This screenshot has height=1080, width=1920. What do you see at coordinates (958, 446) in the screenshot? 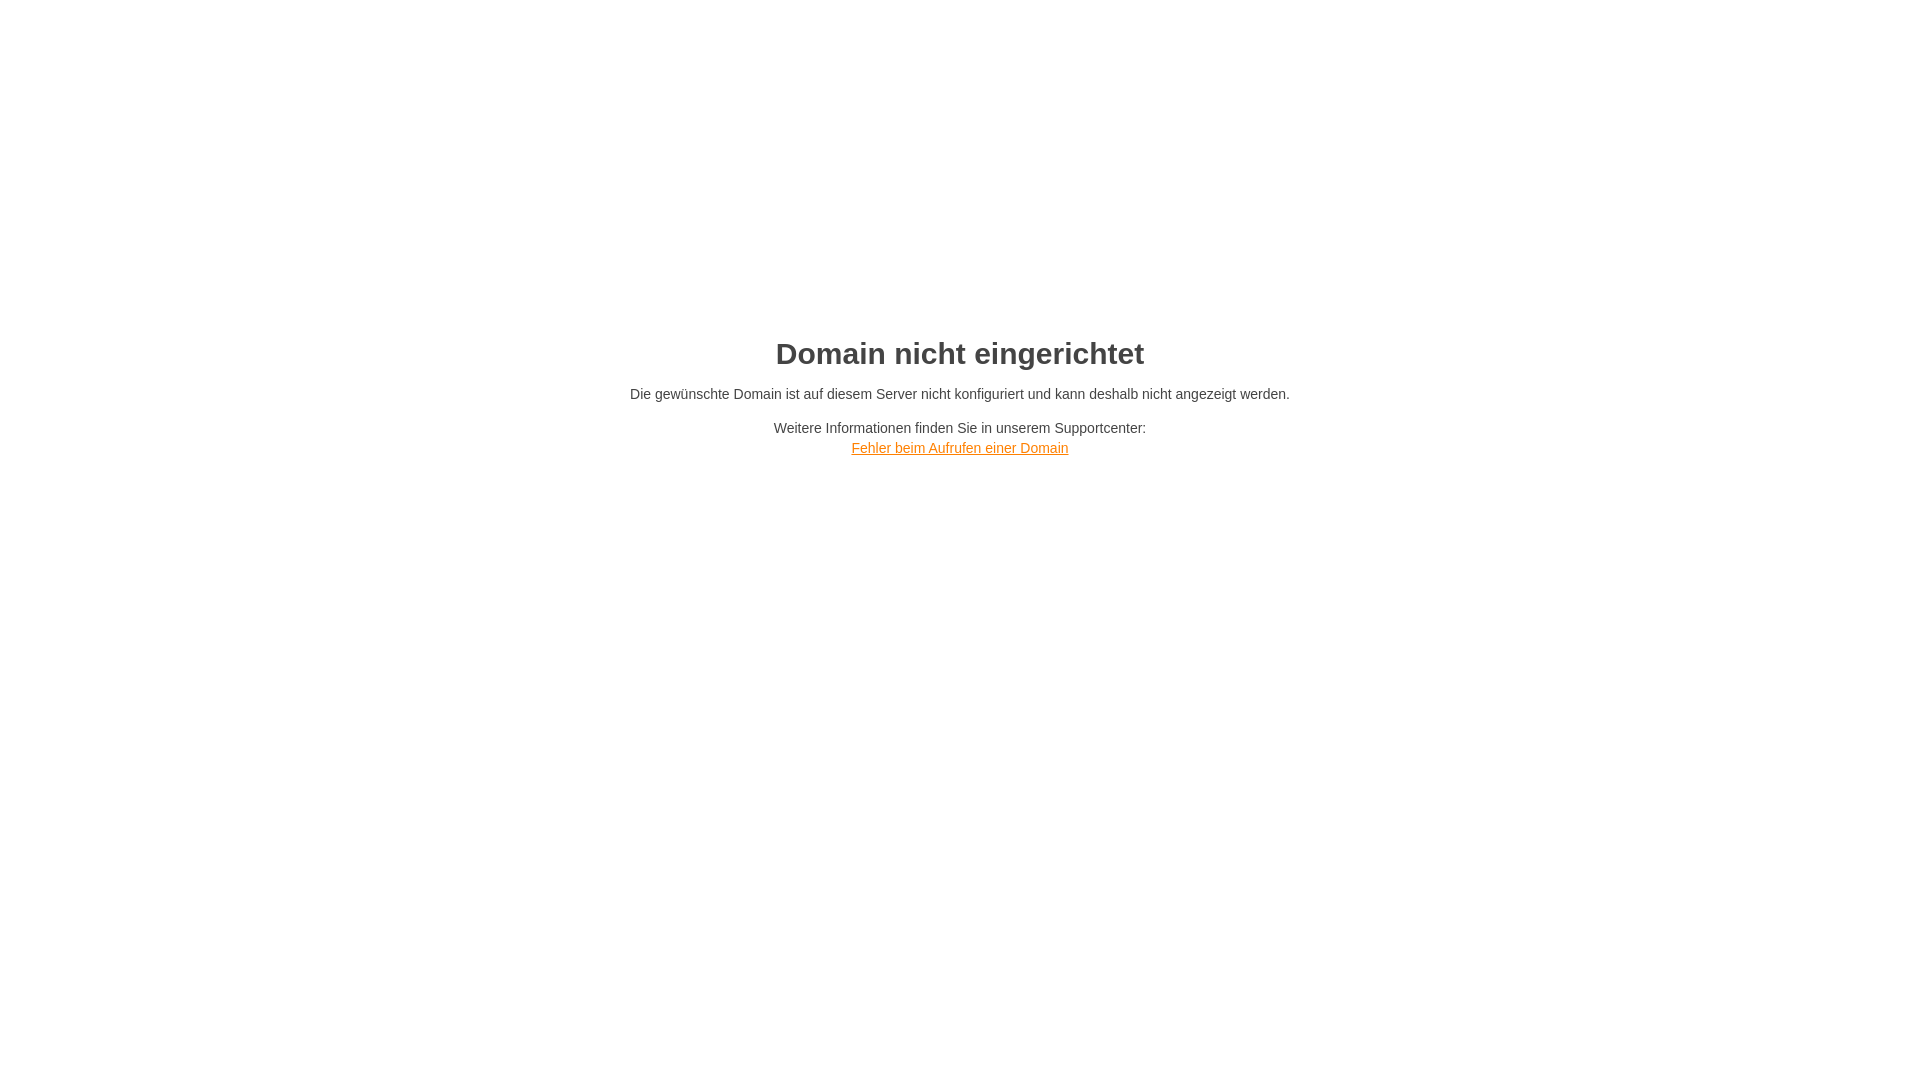
I see `'Fehler beim Aufrufen einer Domain'` at bounding box center [958, 446].